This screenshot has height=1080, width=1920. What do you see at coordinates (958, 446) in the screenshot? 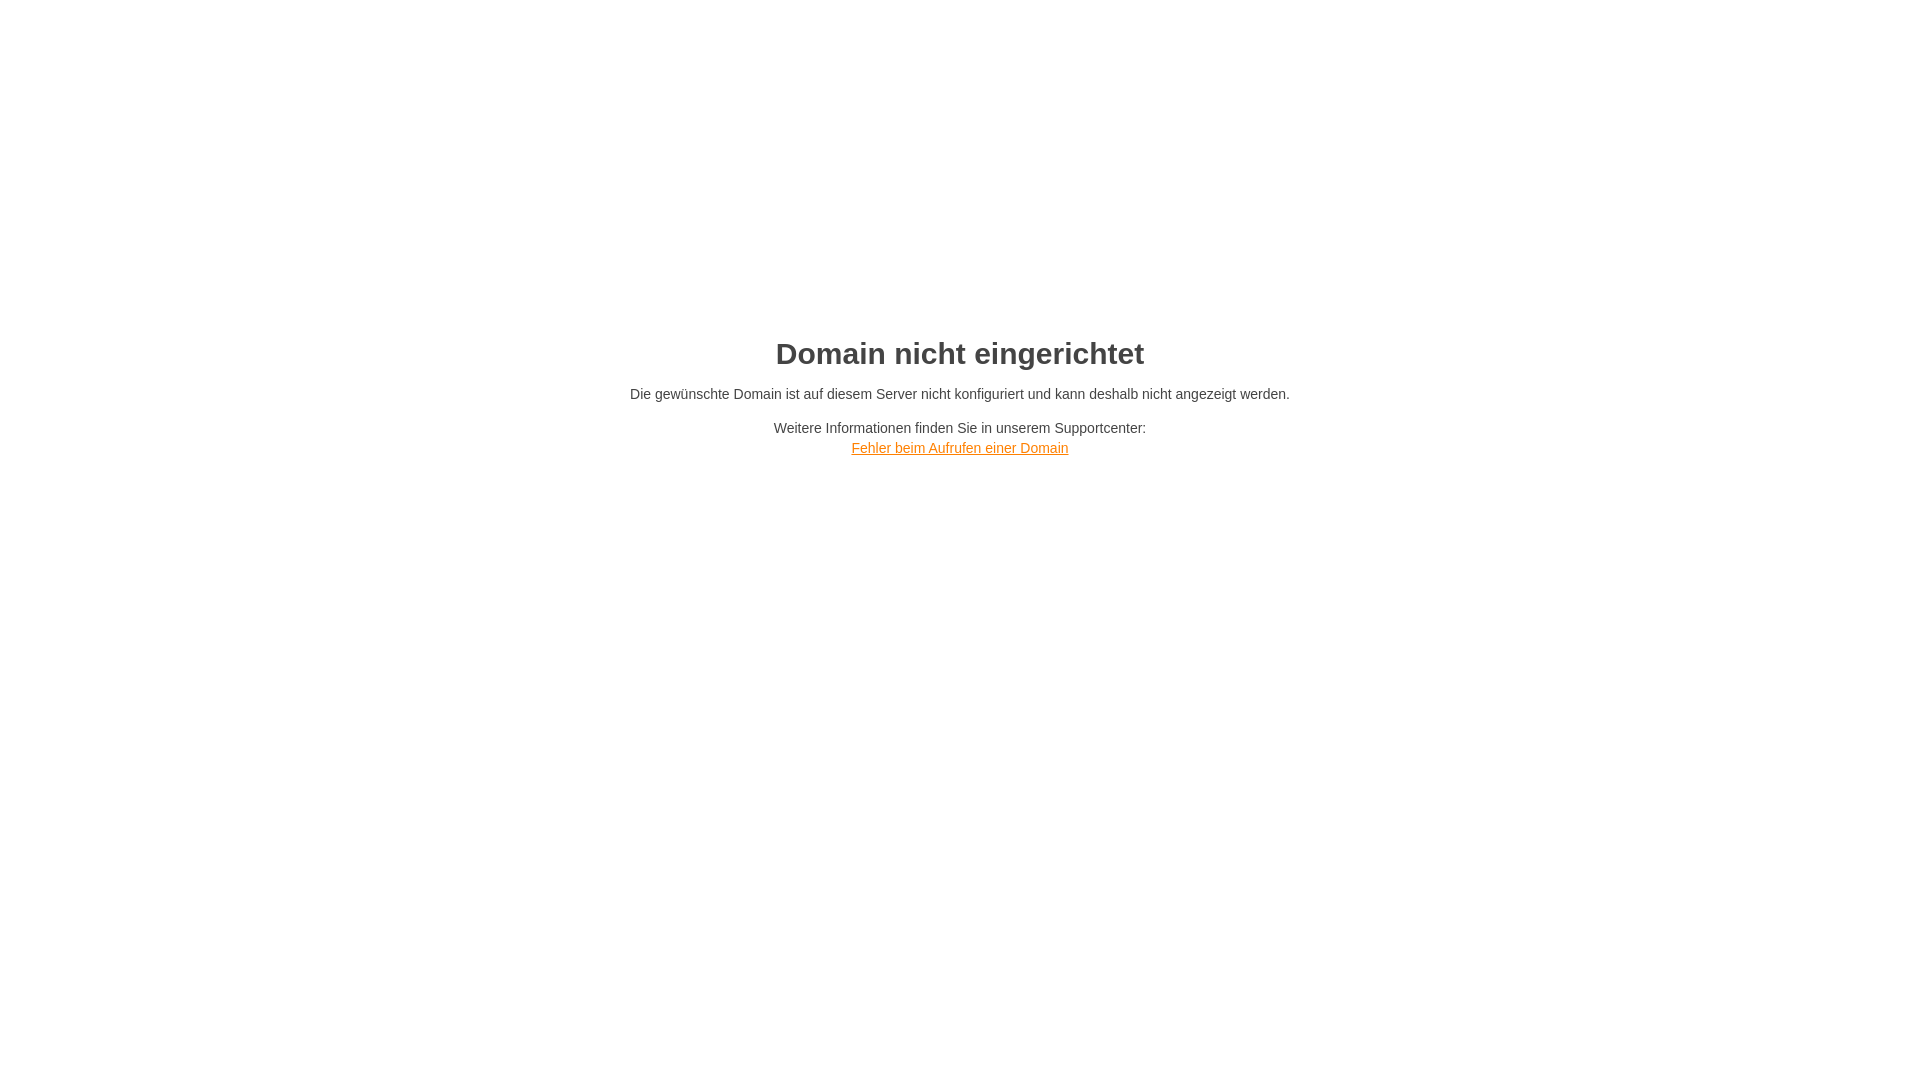
I see `'Fehler beim Aufrufen einer Domain'` at bounding box center [958, 446].